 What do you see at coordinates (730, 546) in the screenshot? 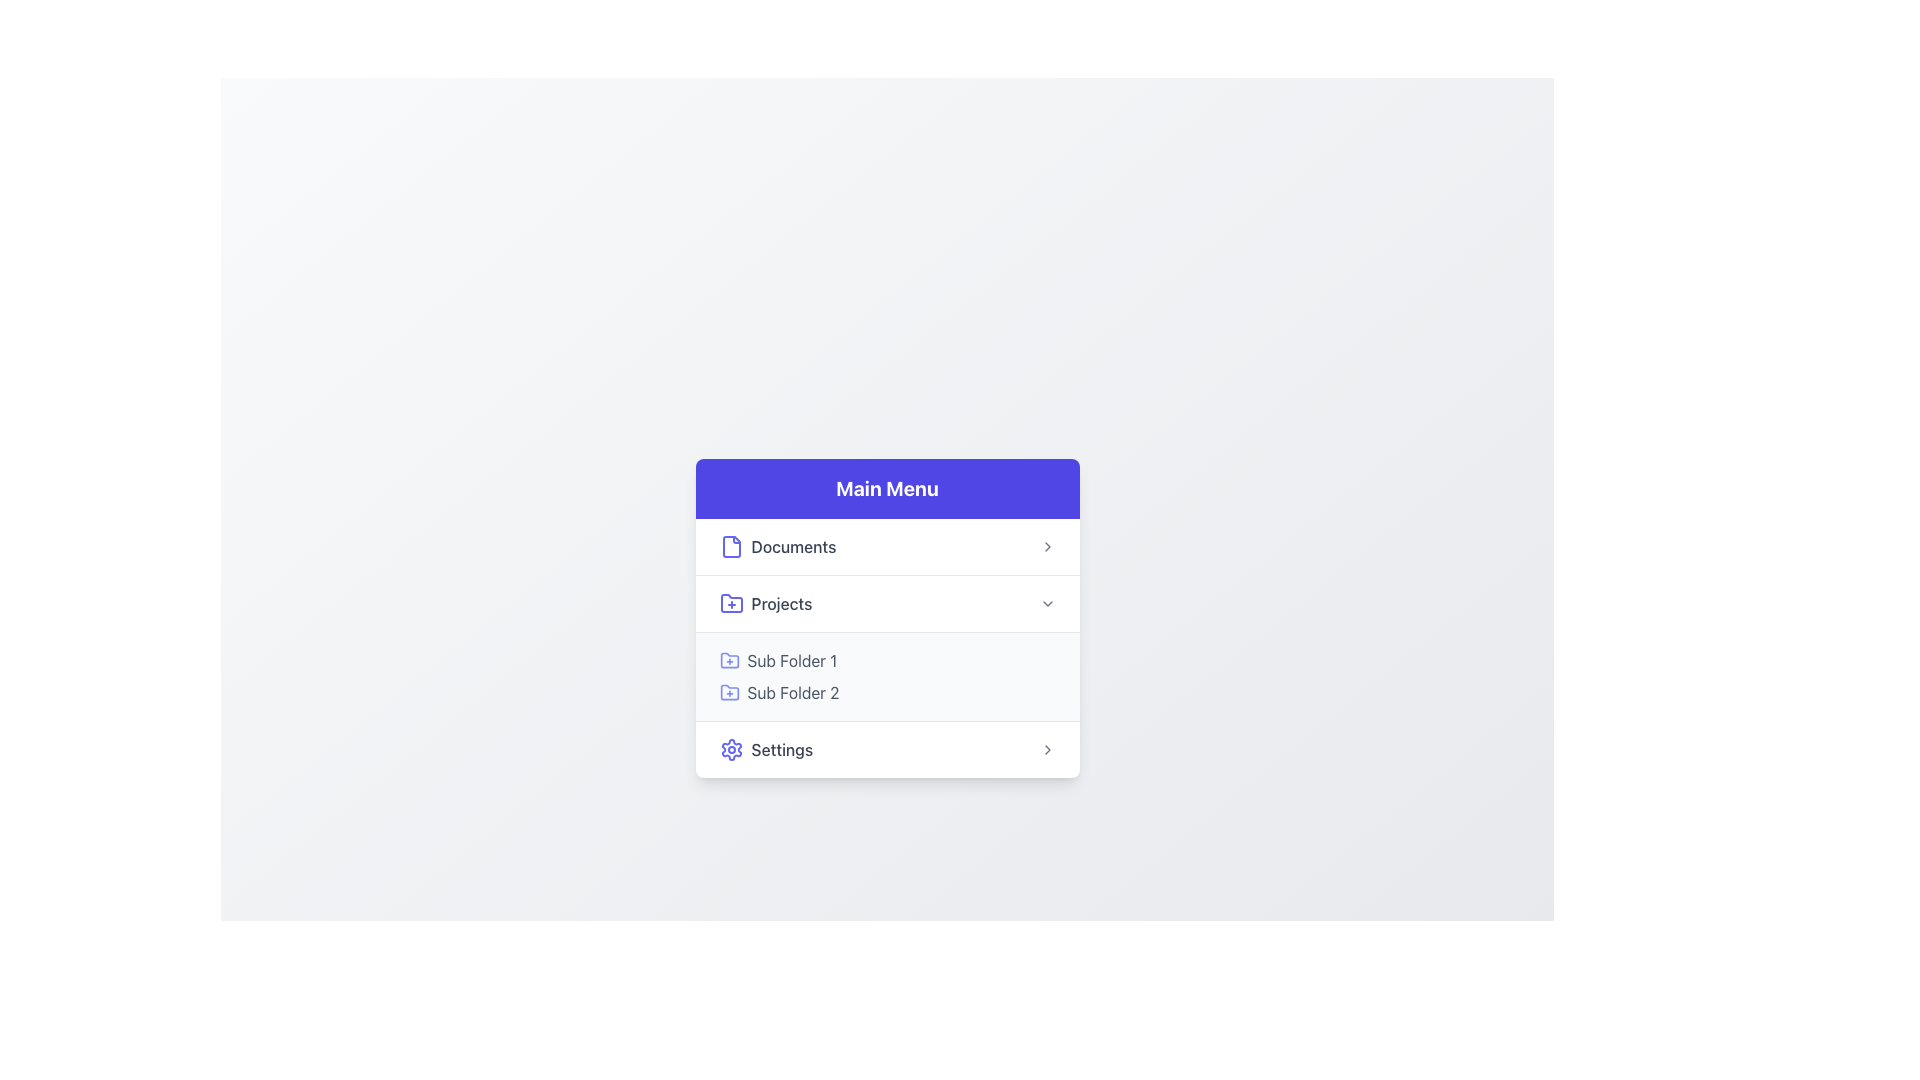
I see `the 'Documents' icon, which is positioned at the leftmost side of the row labeled 'Documents' in the menu box` at bounding box center [730, 546].